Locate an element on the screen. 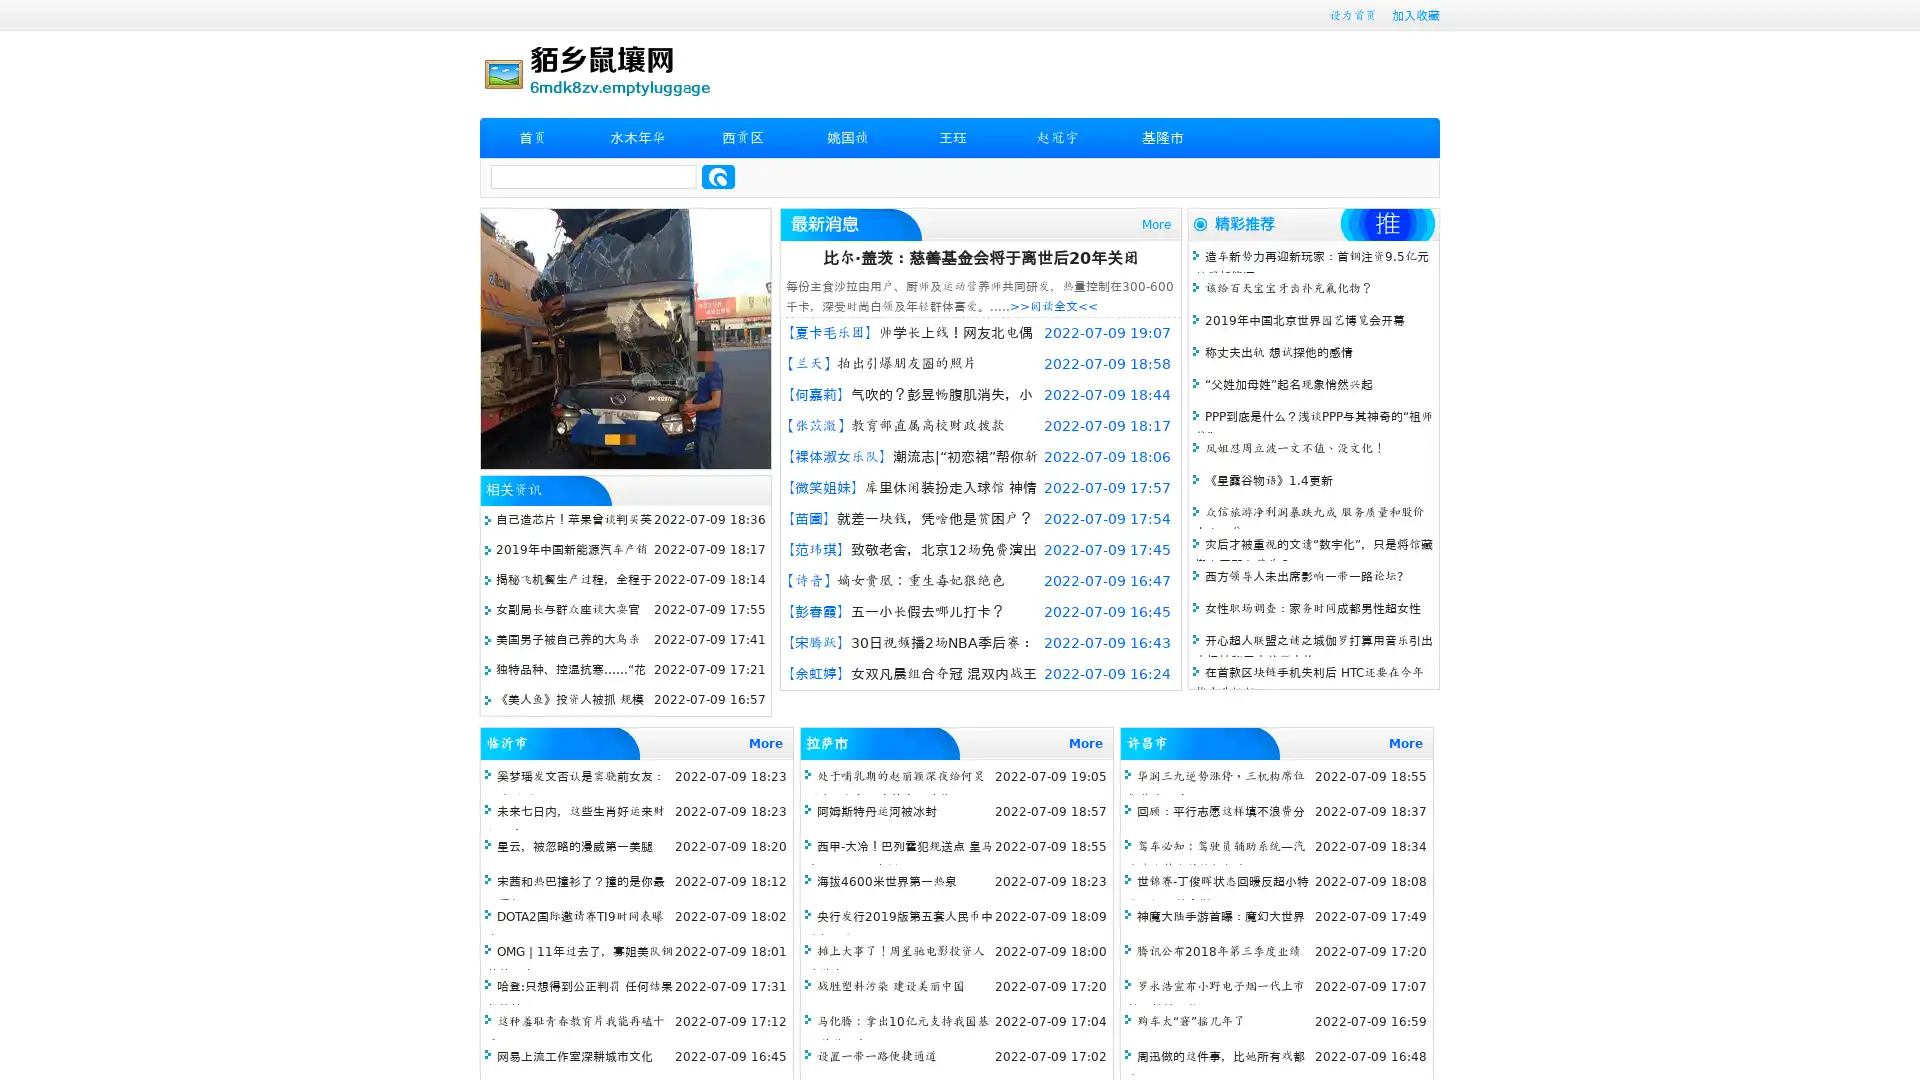  Search is located at coordinates (718, 176).